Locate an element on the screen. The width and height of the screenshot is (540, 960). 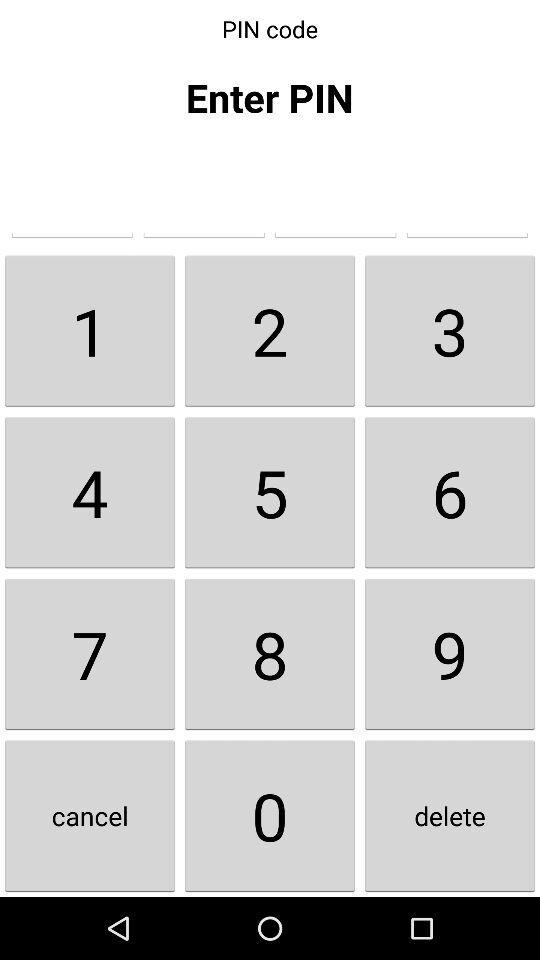
button next to the 9 item is located at coordinates (270, 816).